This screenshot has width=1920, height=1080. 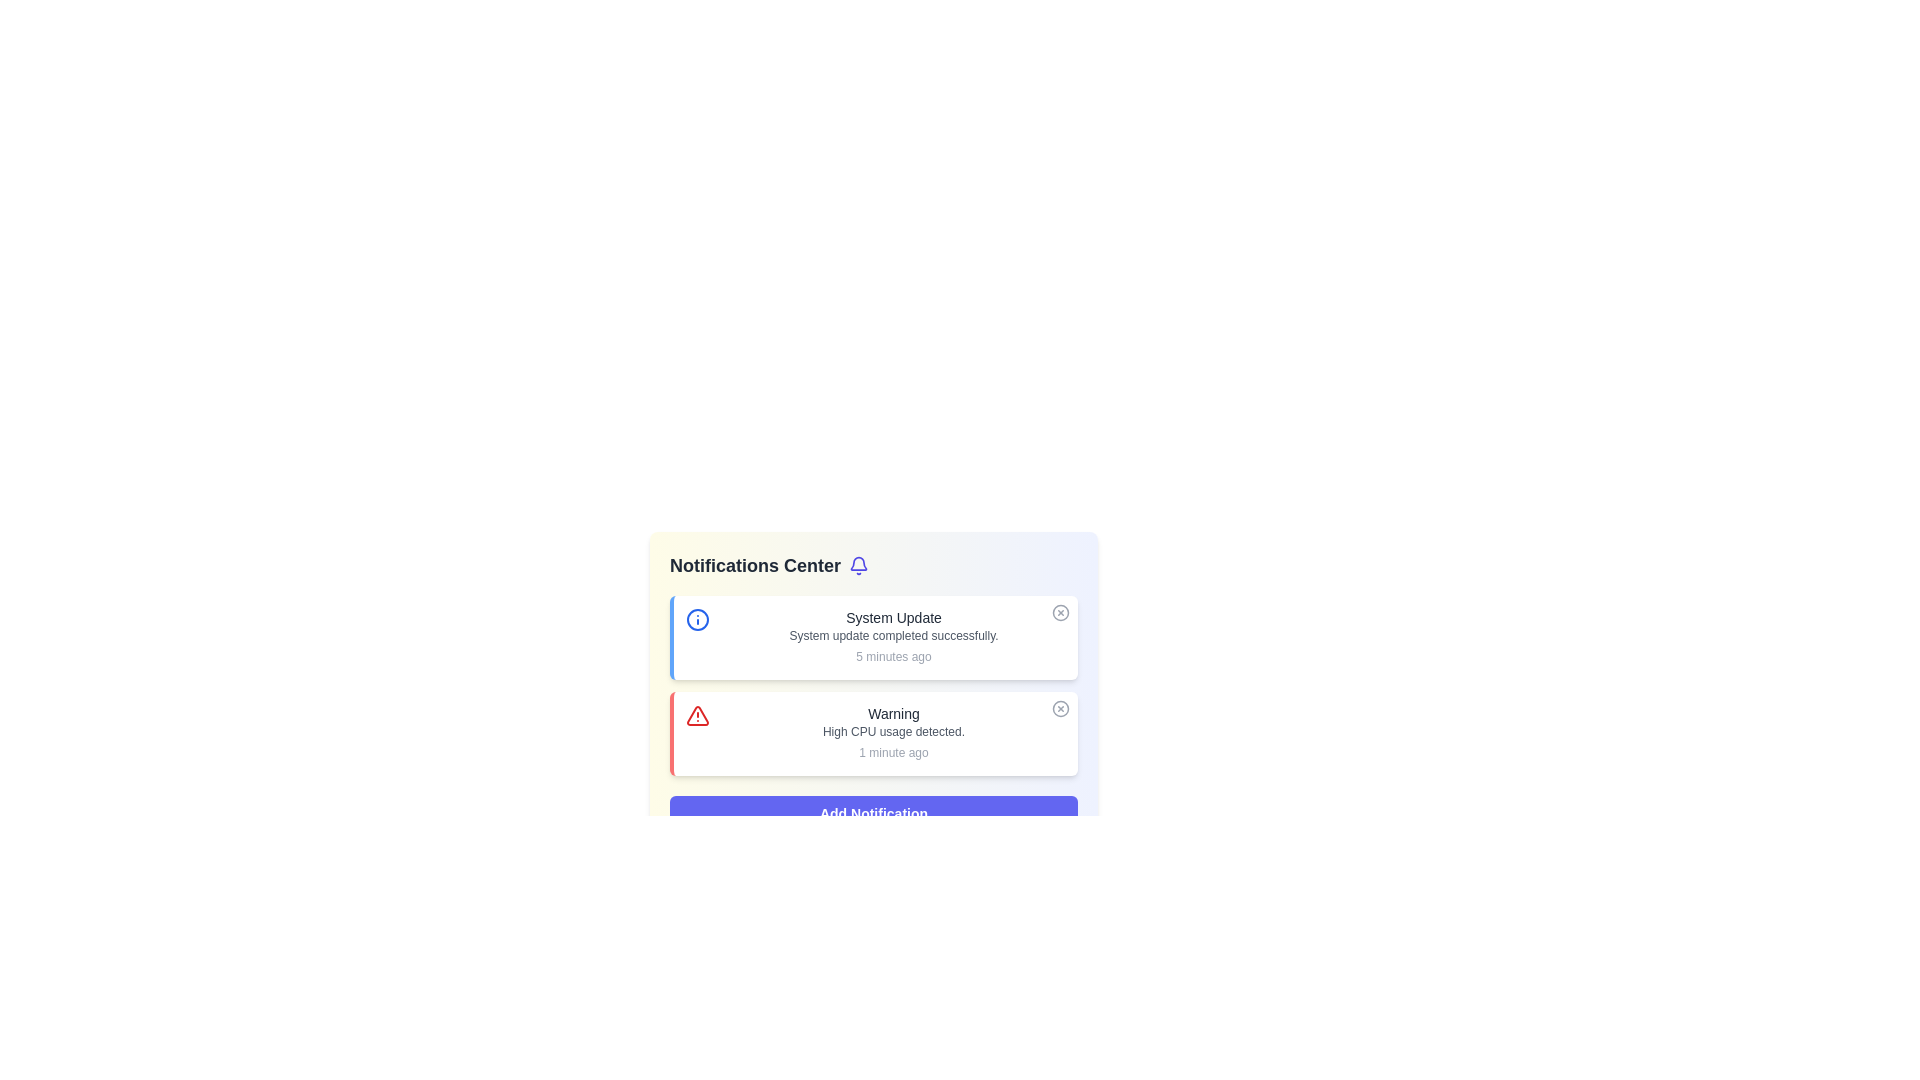 What do you see at coordinates (892, 712) in the screenshot?
I see `the 'Warning' text label located in the notification center` at bounding box center [892, 712].